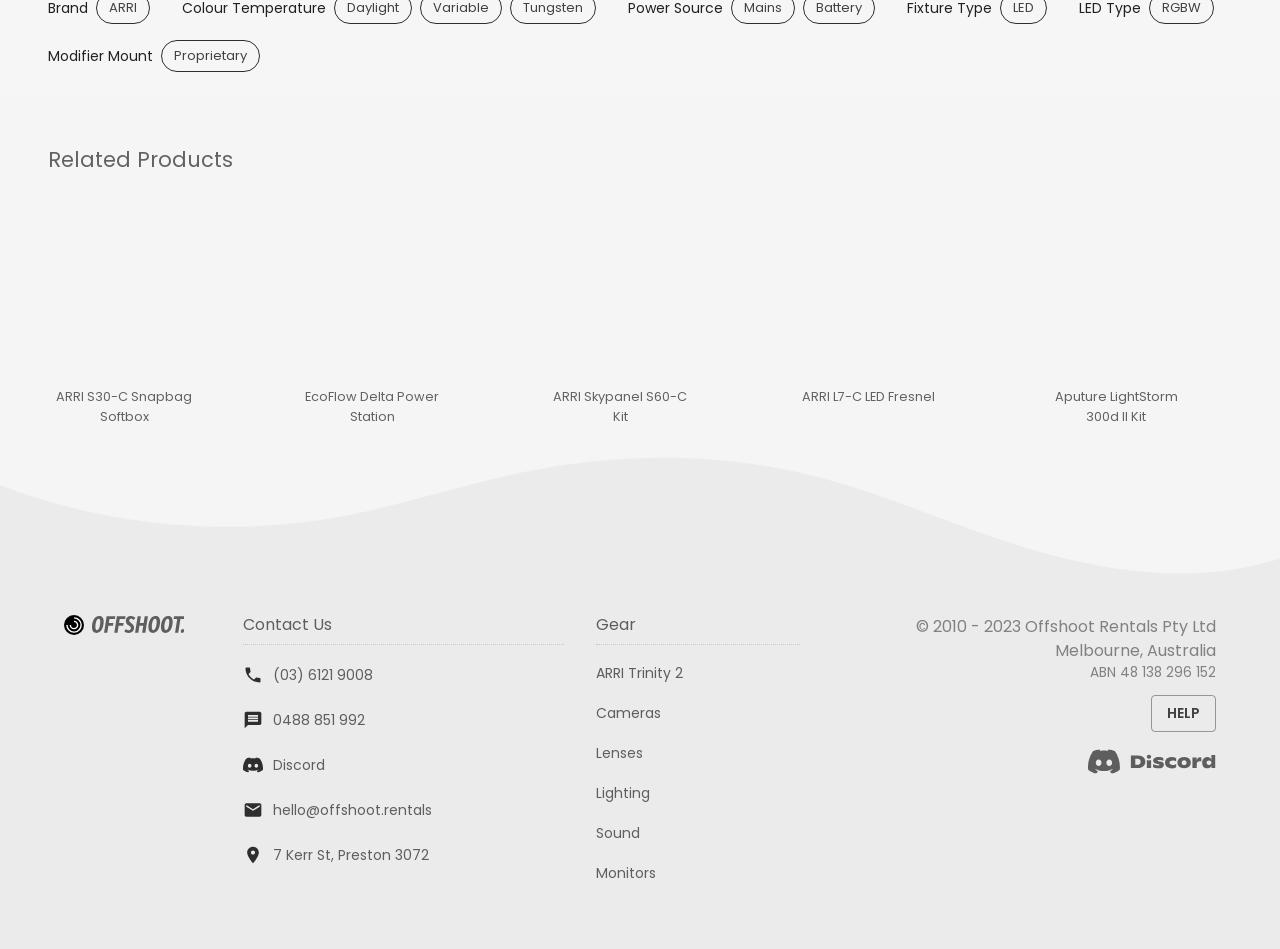 This screenshot has height=949, width=1280. I want to click on 'EcoFlow Delta Power Station', so click(371, 405).